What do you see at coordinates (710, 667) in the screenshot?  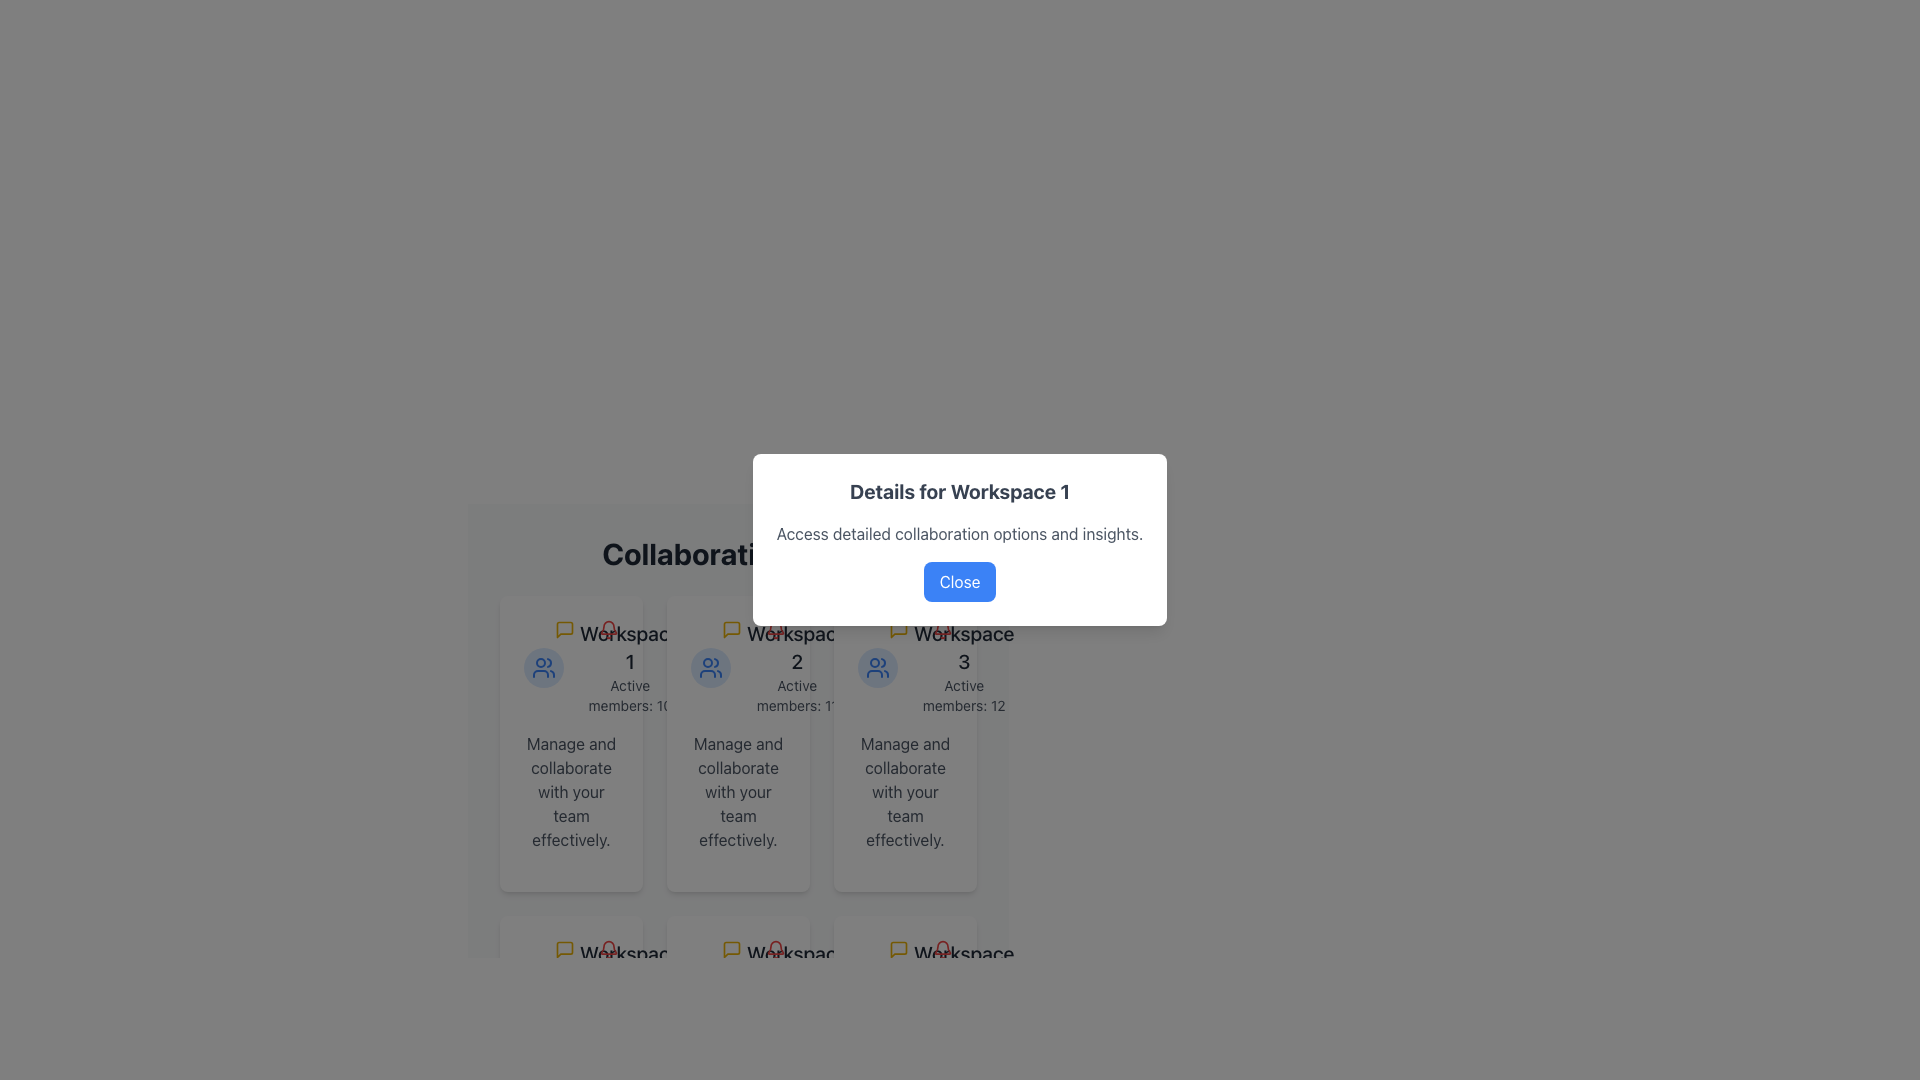 I see `the member icon located in the 'Workspace 2' section, positioned above the text 'Workspace 2' and 'Active members: 11'` at bounding box center [710, 667].